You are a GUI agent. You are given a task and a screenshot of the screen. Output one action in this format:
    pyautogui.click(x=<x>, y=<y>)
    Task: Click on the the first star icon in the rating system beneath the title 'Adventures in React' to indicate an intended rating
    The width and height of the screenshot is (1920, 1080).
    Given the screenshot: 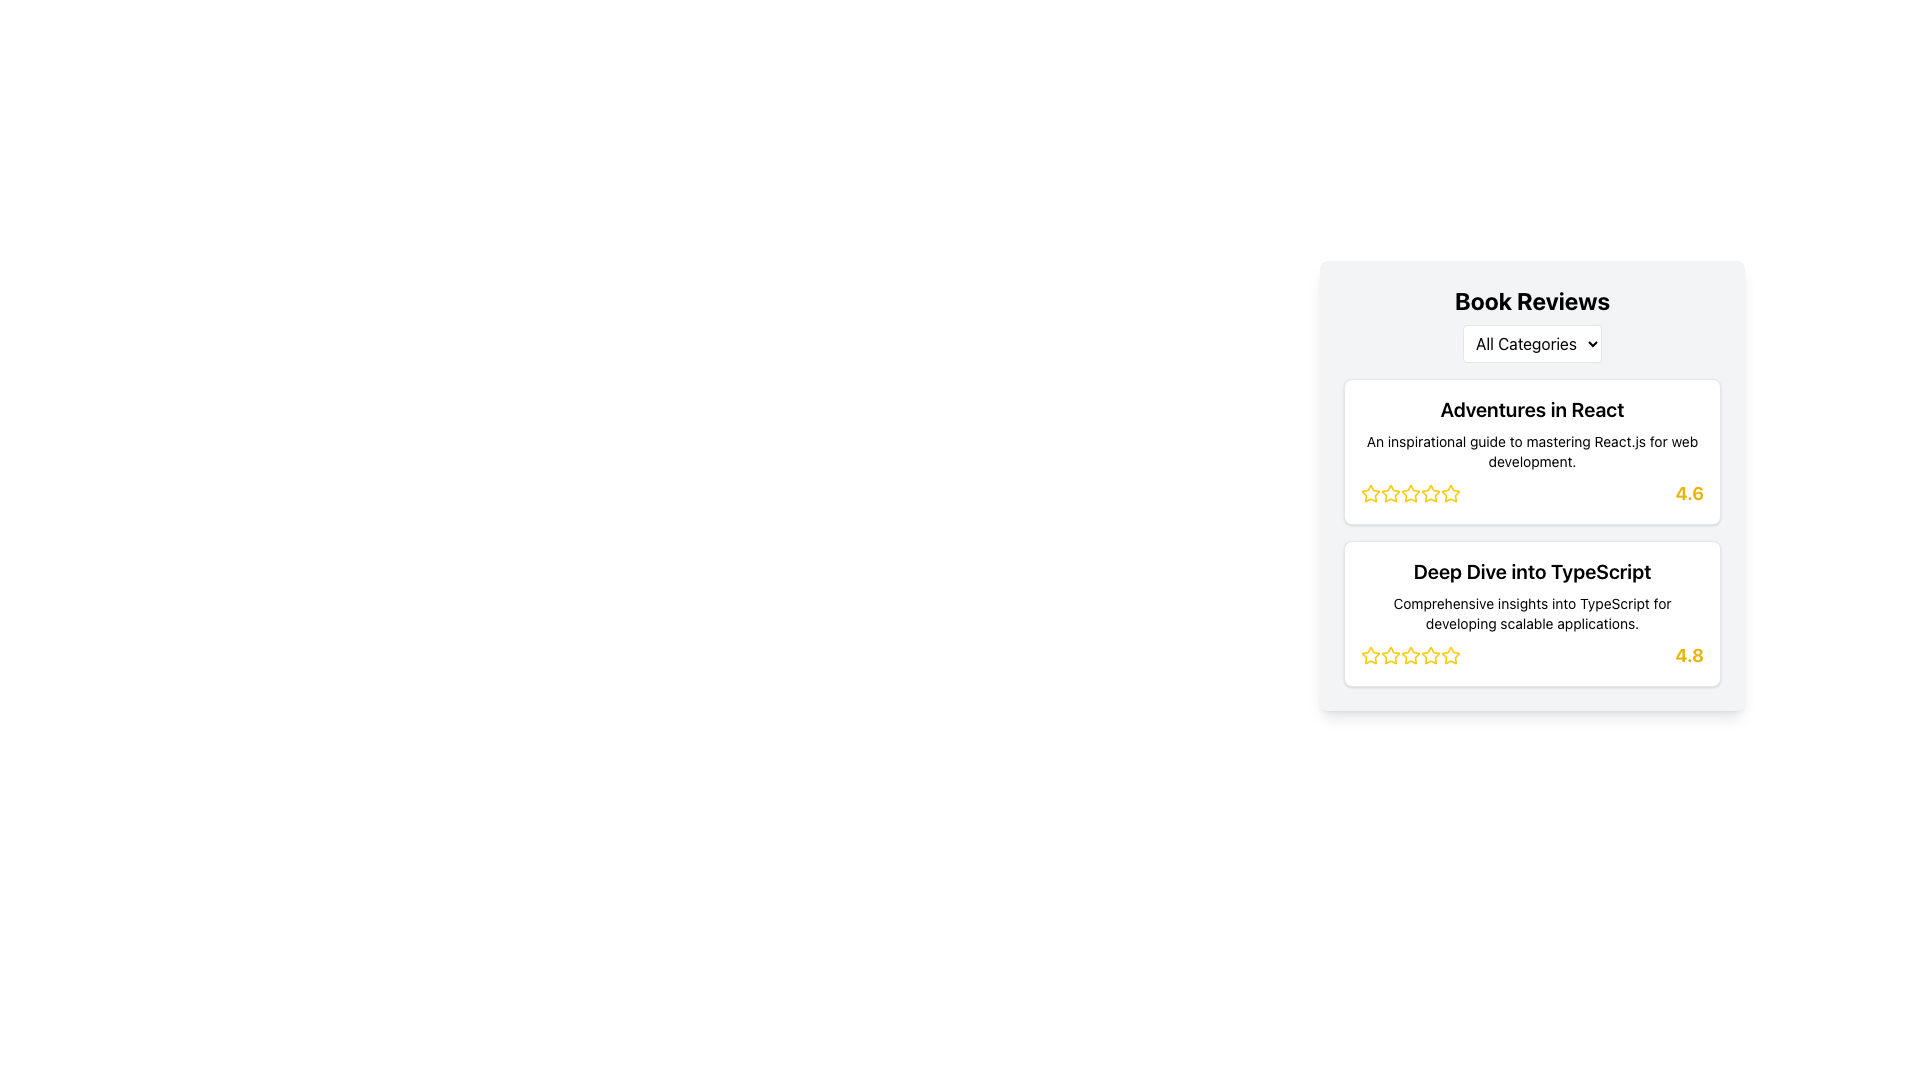 What is the action you would take?
    pyautogui.click(x=1370, y=493)
    